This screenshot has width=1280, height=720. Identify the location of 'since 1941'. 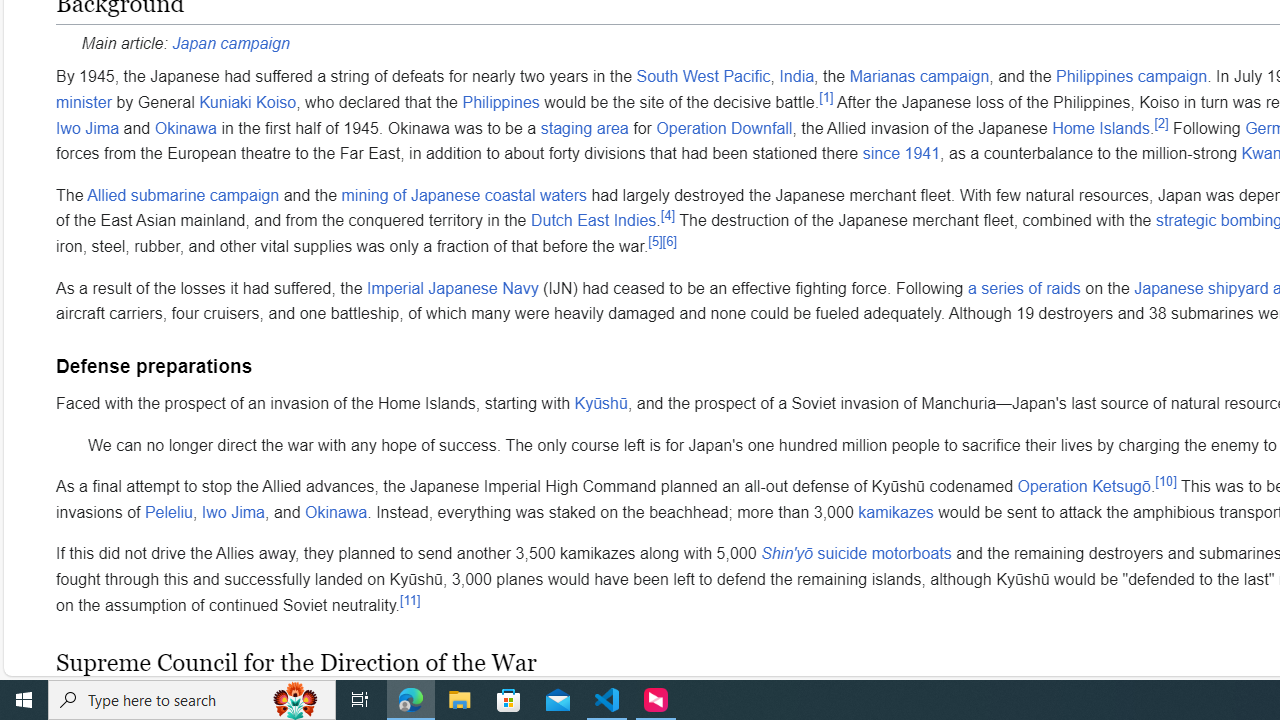
(900, 152).